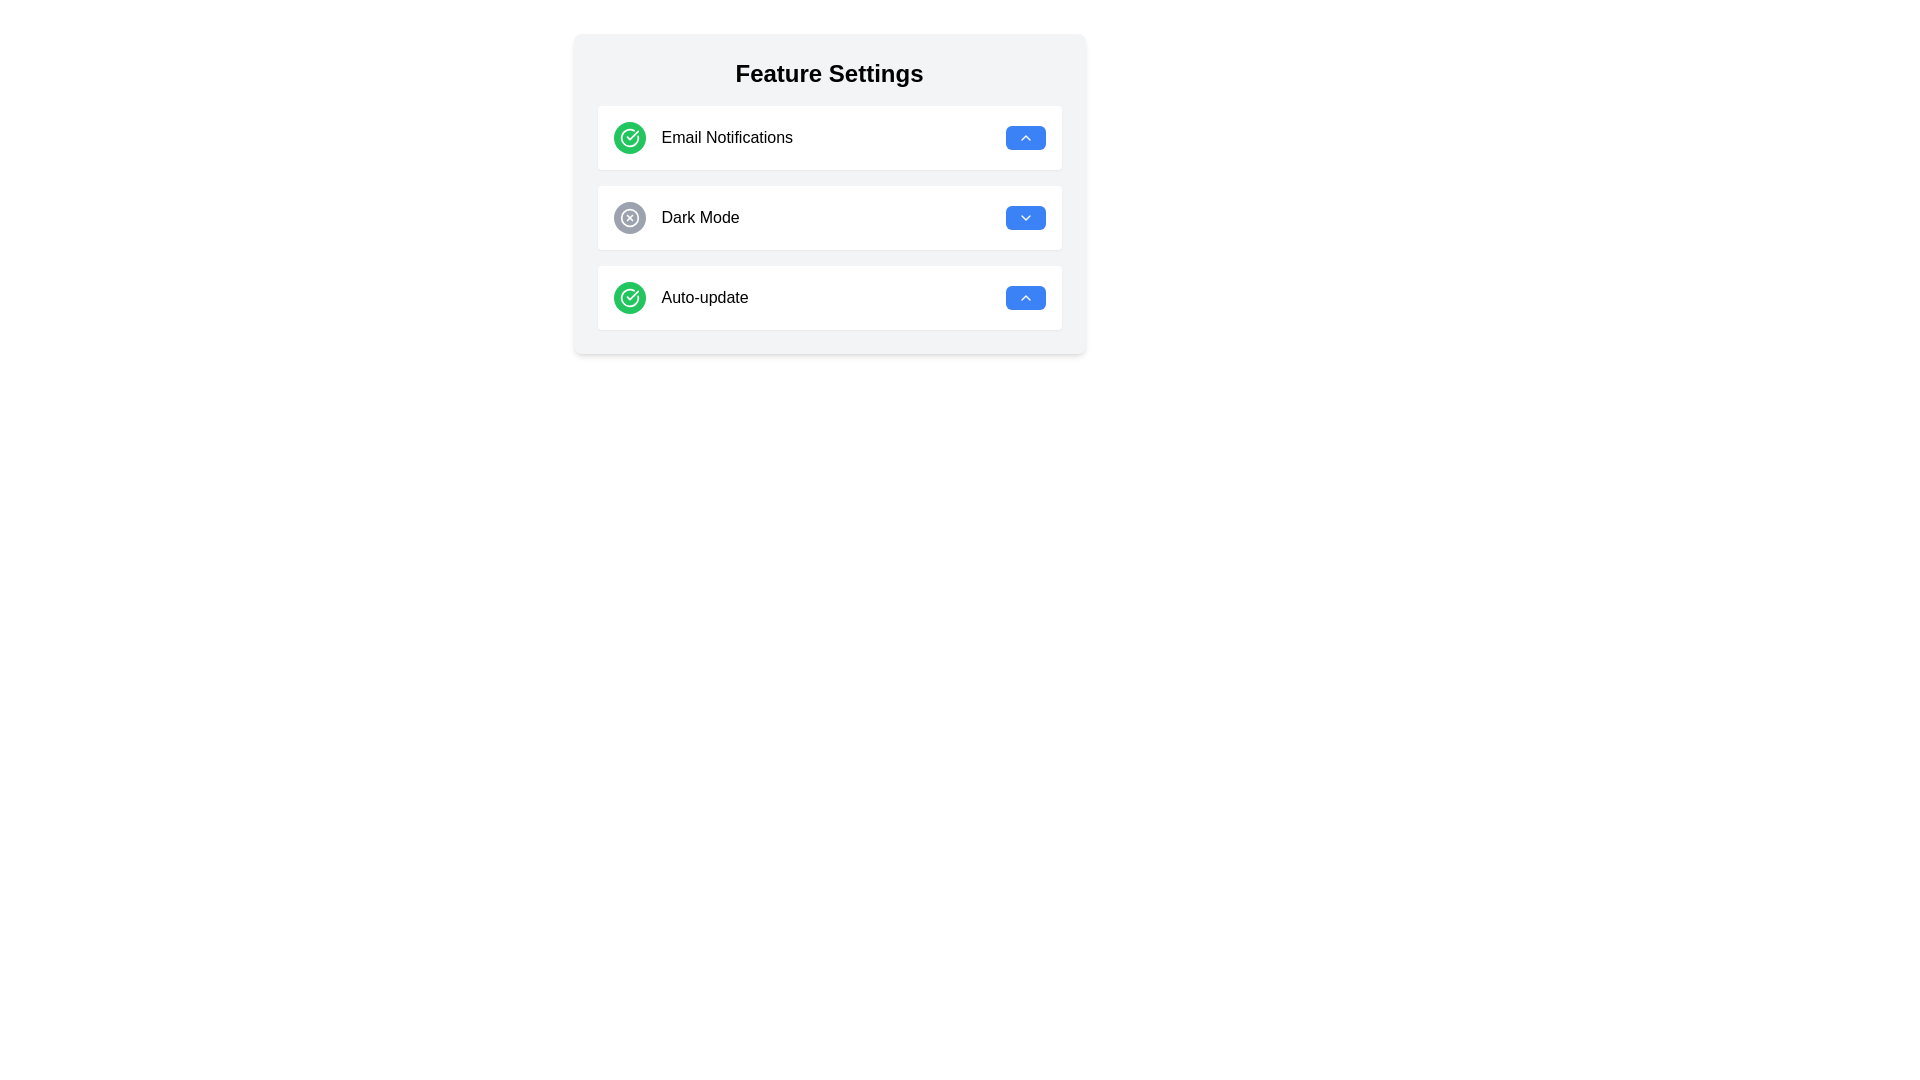  Describe the element at coordinates (628, 218) in the screenshot. I see `the SVG Circle element that is part of the 'Dark Mode' feature's icon, which is centrally positioned within the crossed circle design` at that location.